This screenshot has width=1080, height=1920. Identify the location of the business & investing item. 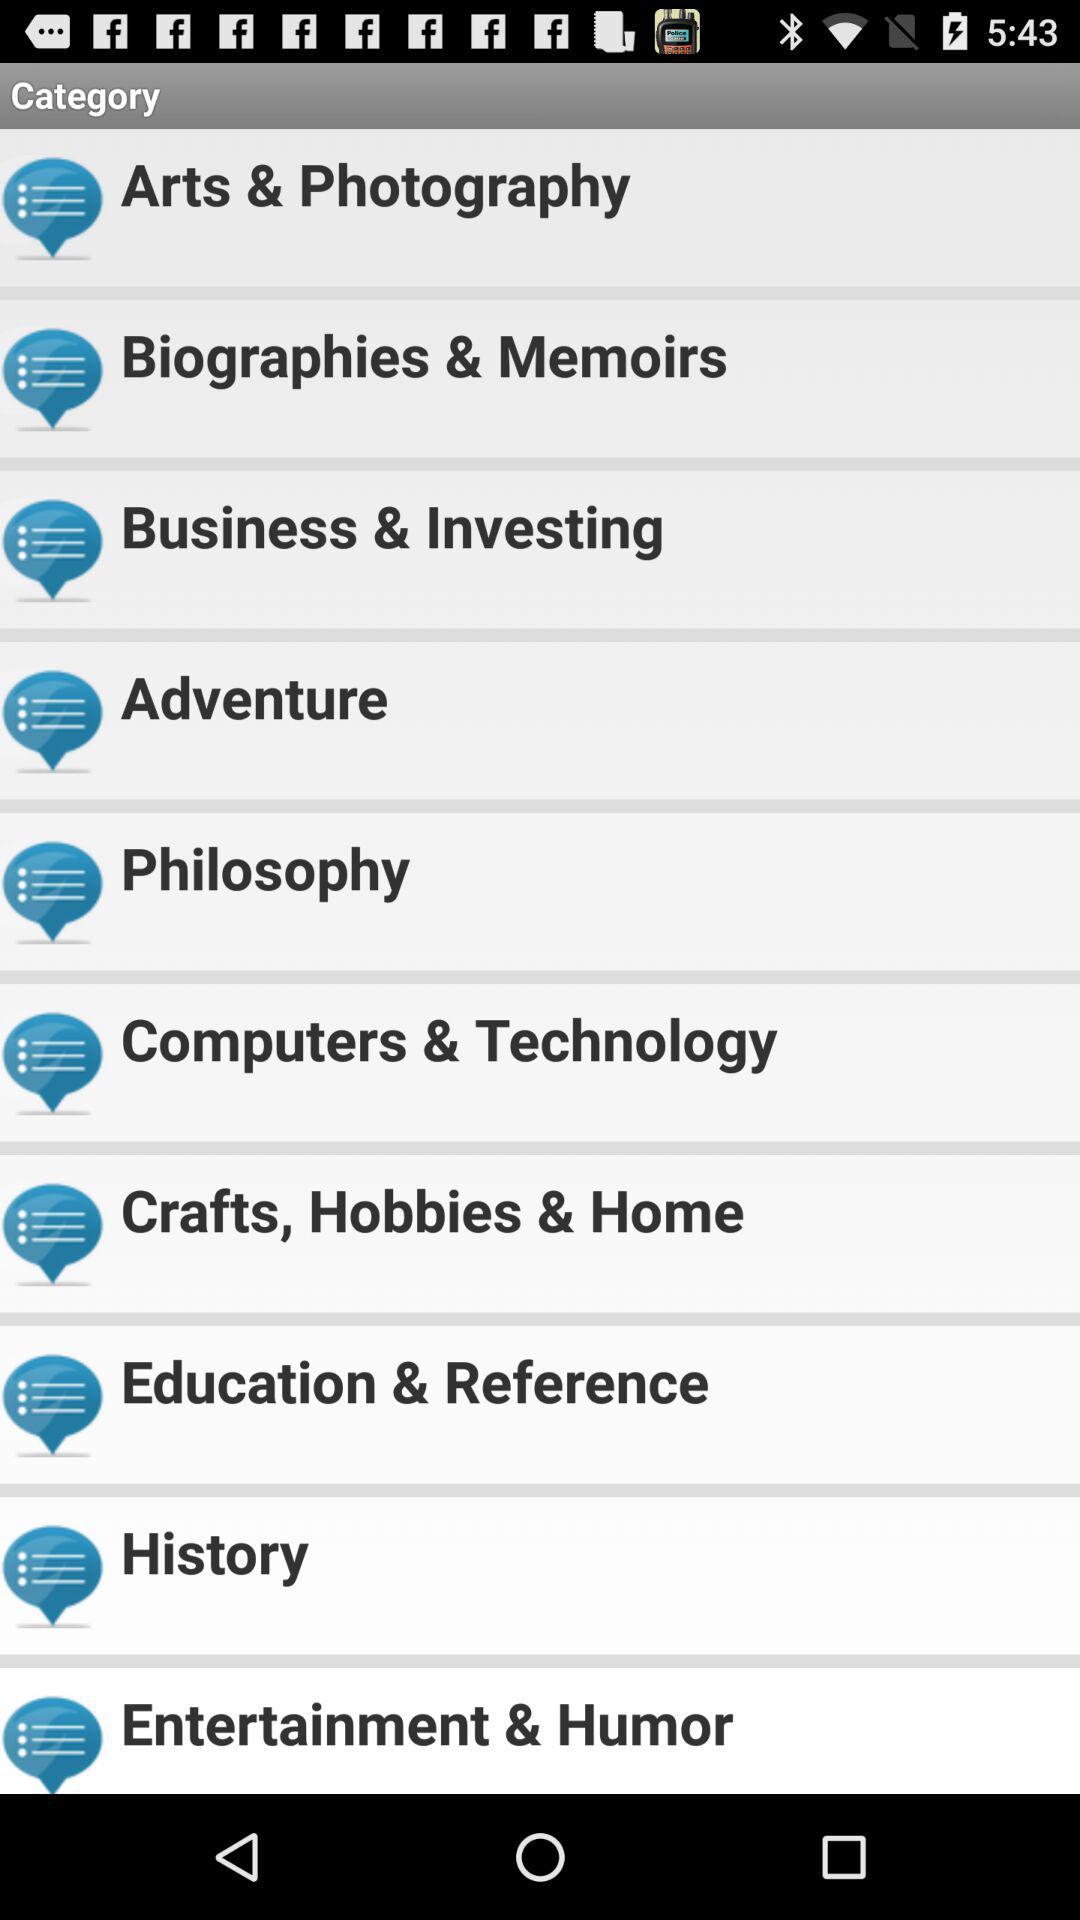
(591, 517).